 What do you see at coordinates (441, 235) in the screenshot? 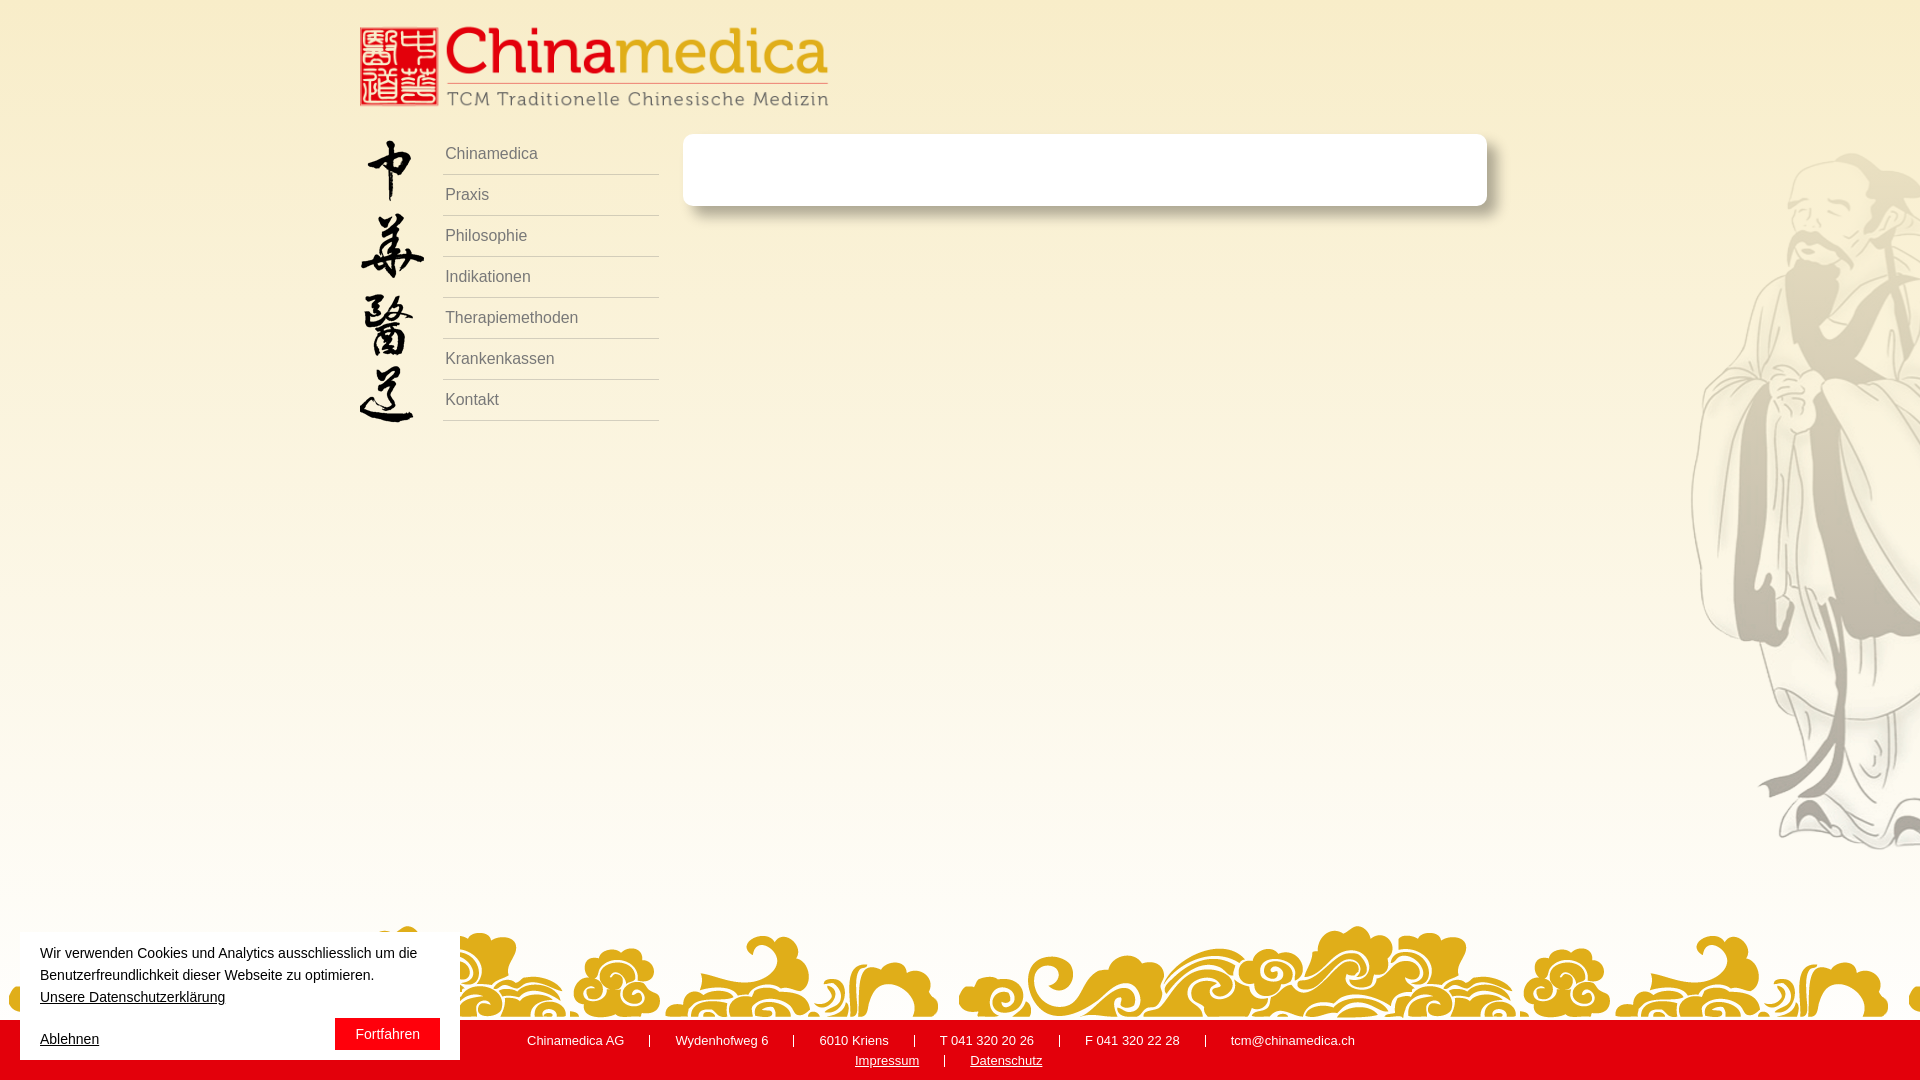
I see `'Philosophie'` at bounding box center [441, 235].